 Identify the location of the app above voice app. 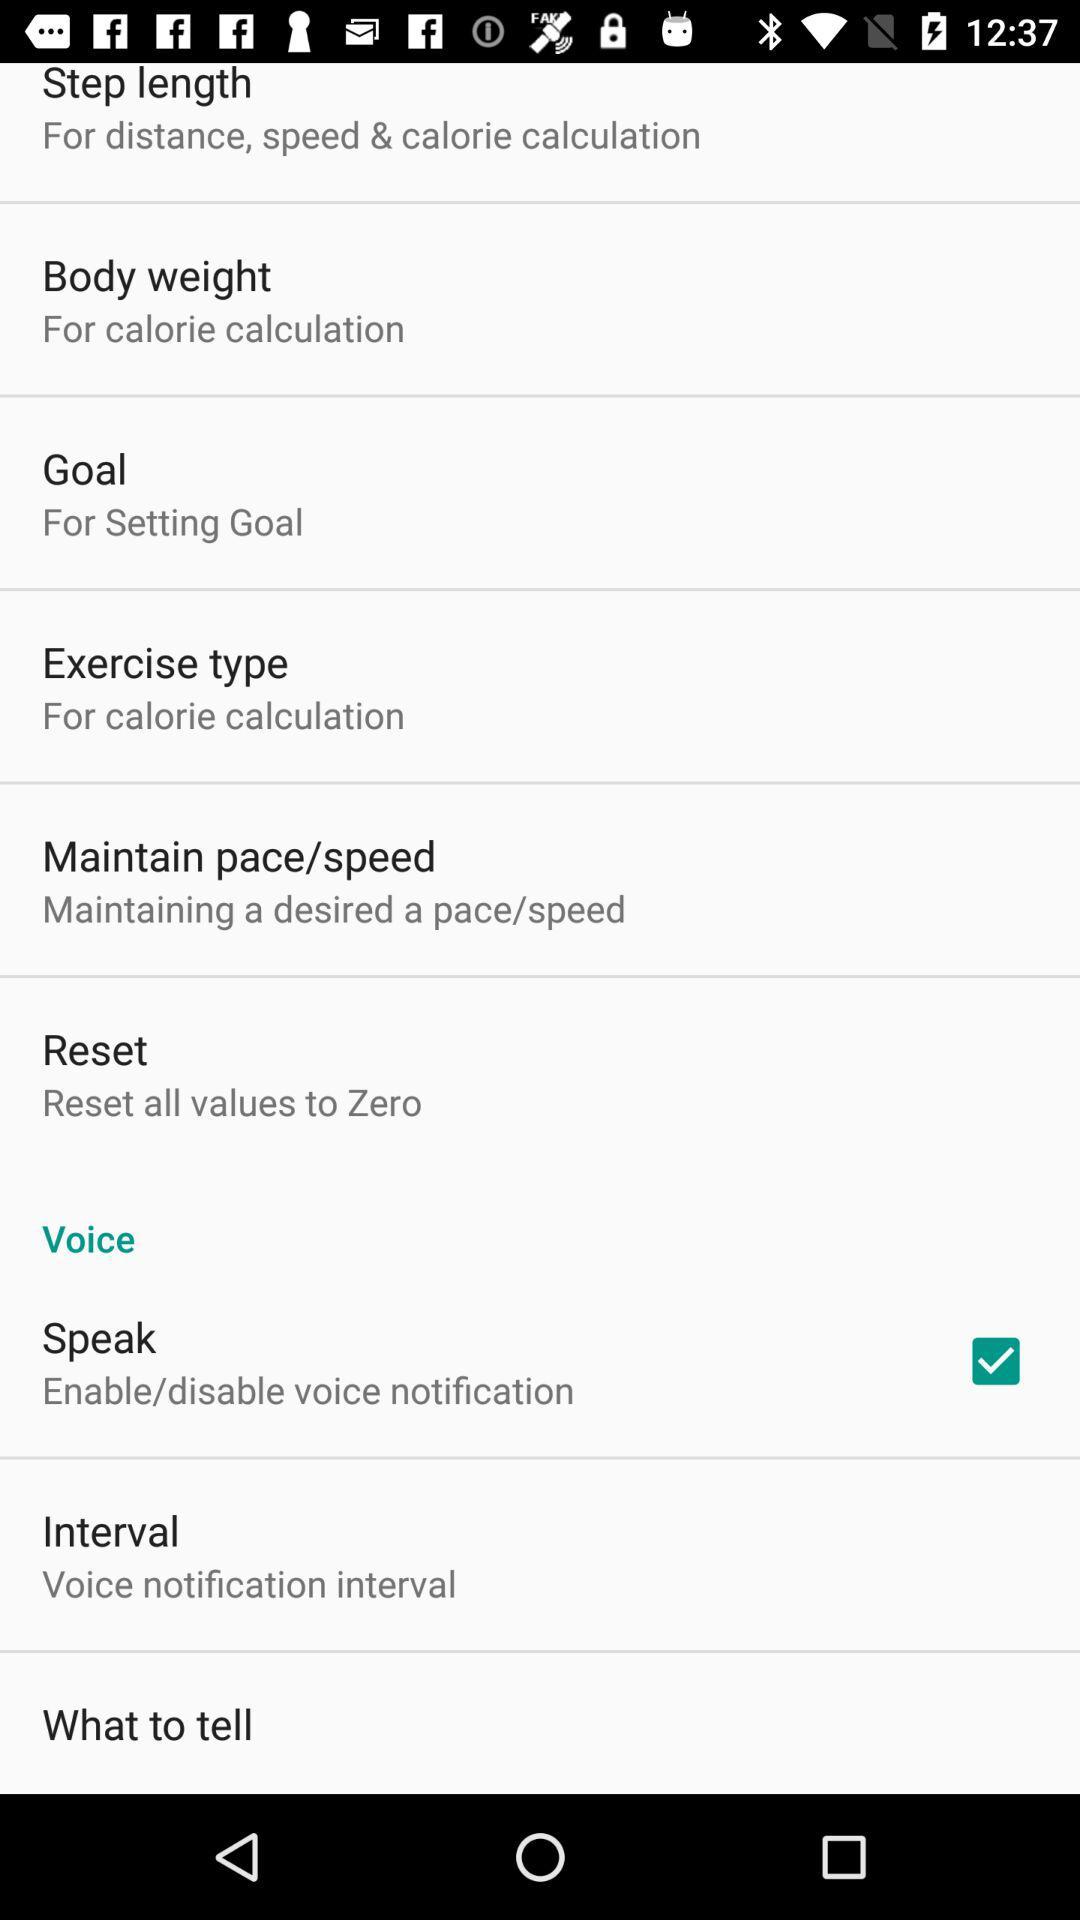
(231, 1100).